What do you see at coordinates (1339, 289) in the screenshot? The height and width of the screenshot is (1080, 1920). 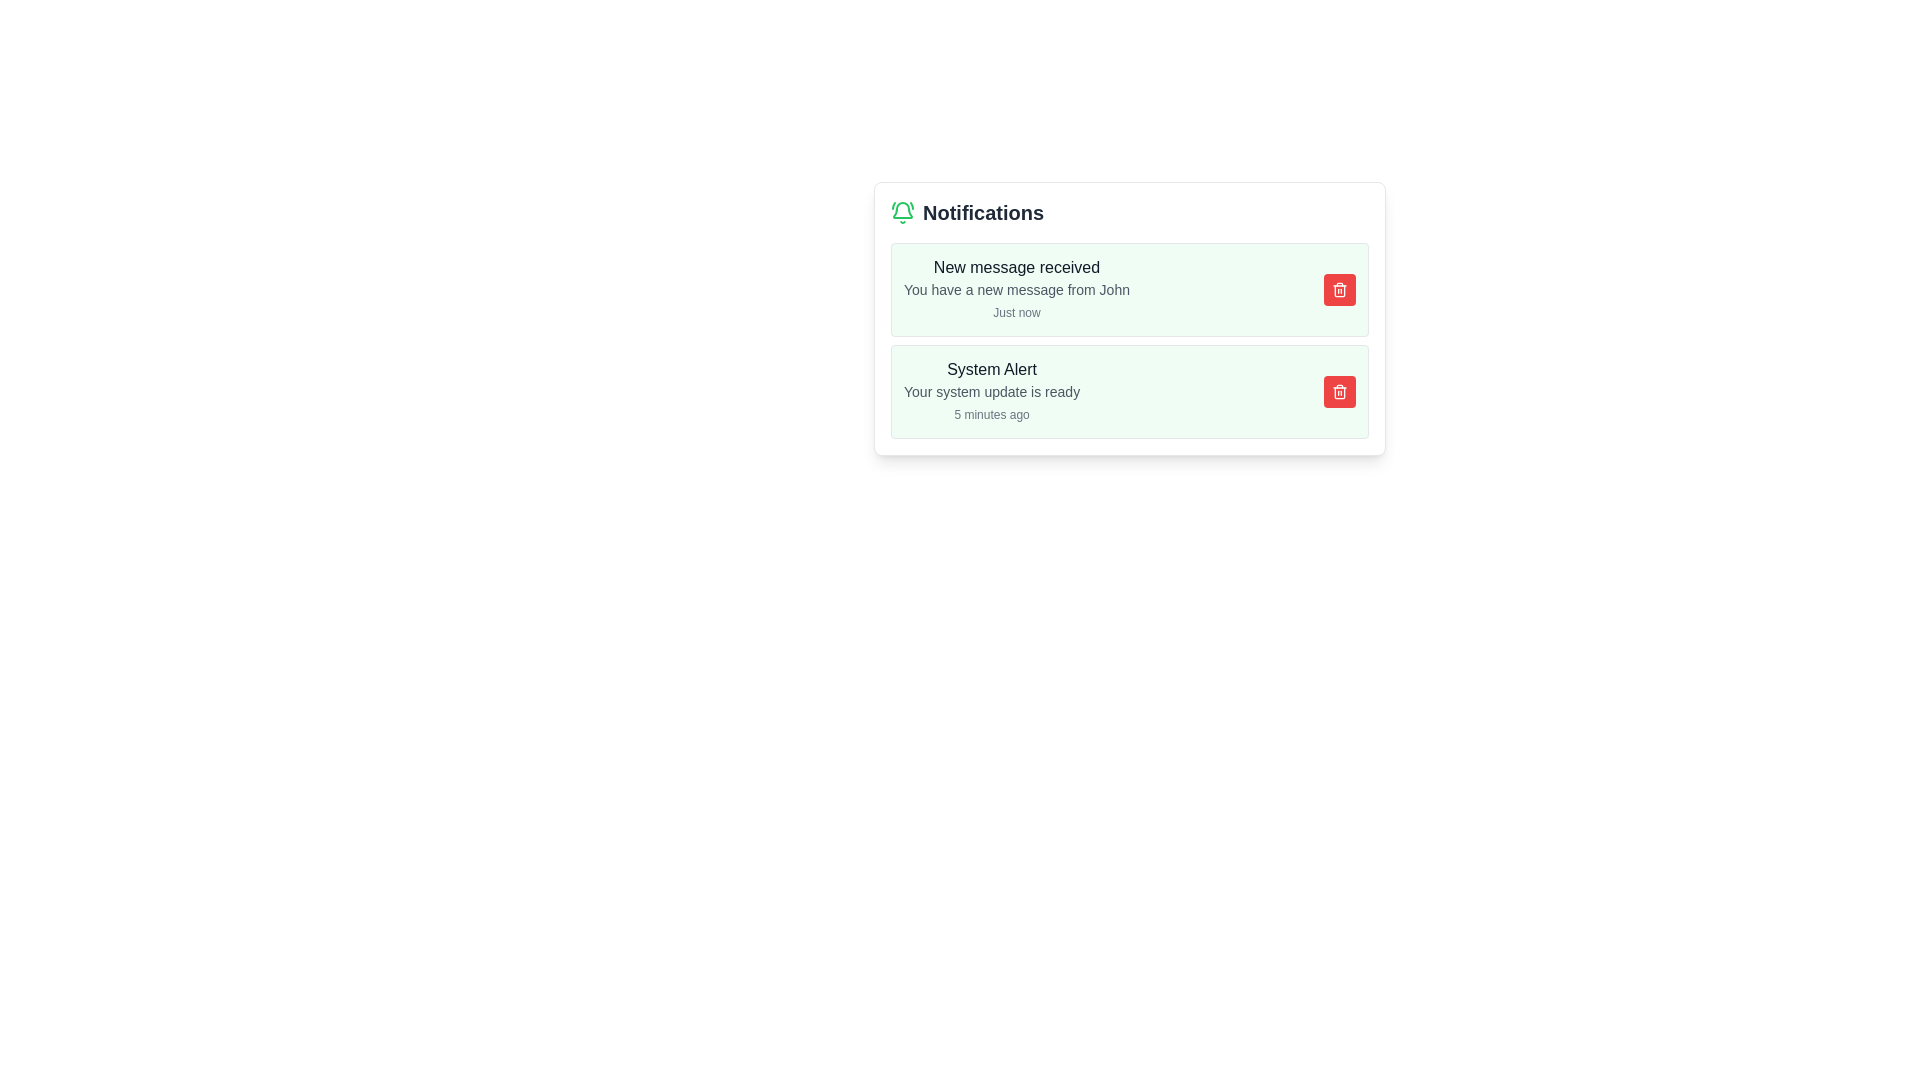 I see `the delete button located in the top-right corner of the 'New message received' notification` at bounding box center [1339, 289].